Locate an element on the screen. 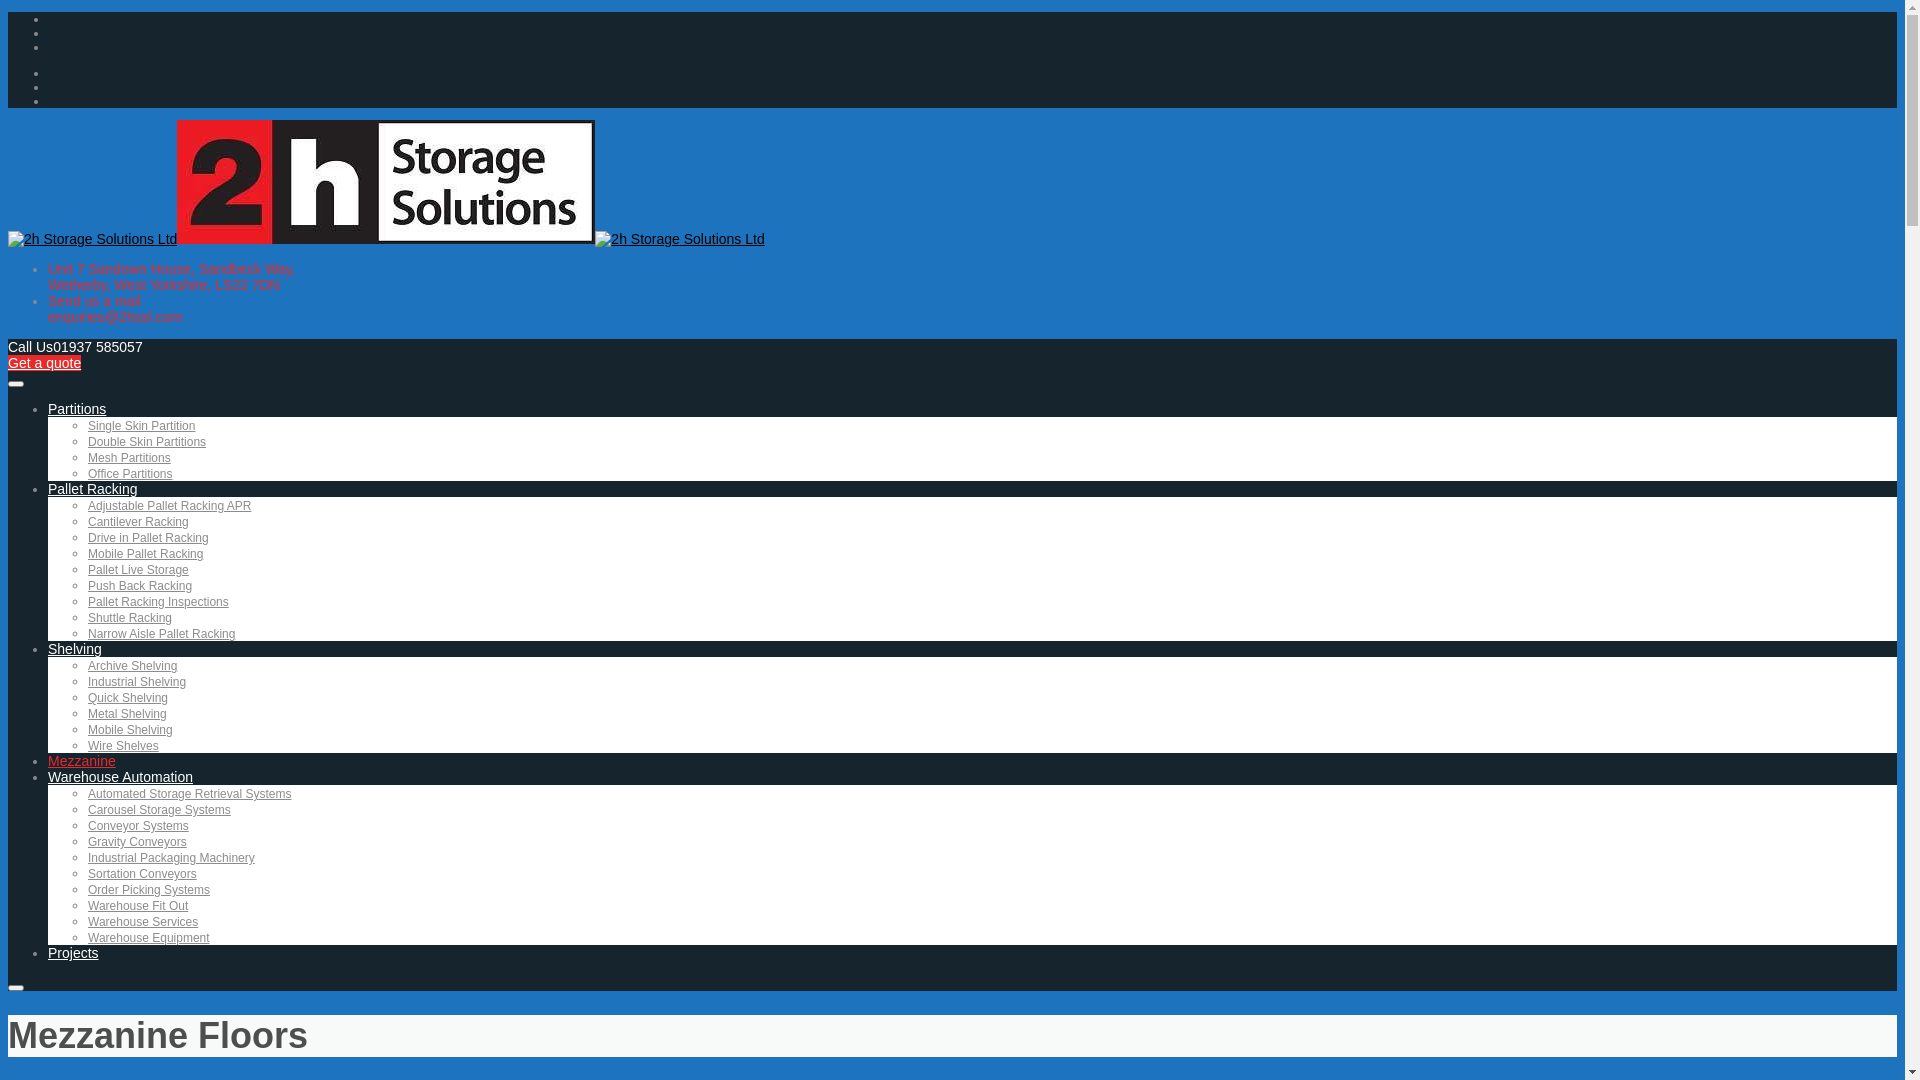 The image size is (1920, 1080). 'Quick Shelving' is located at coordinates (86, 697).